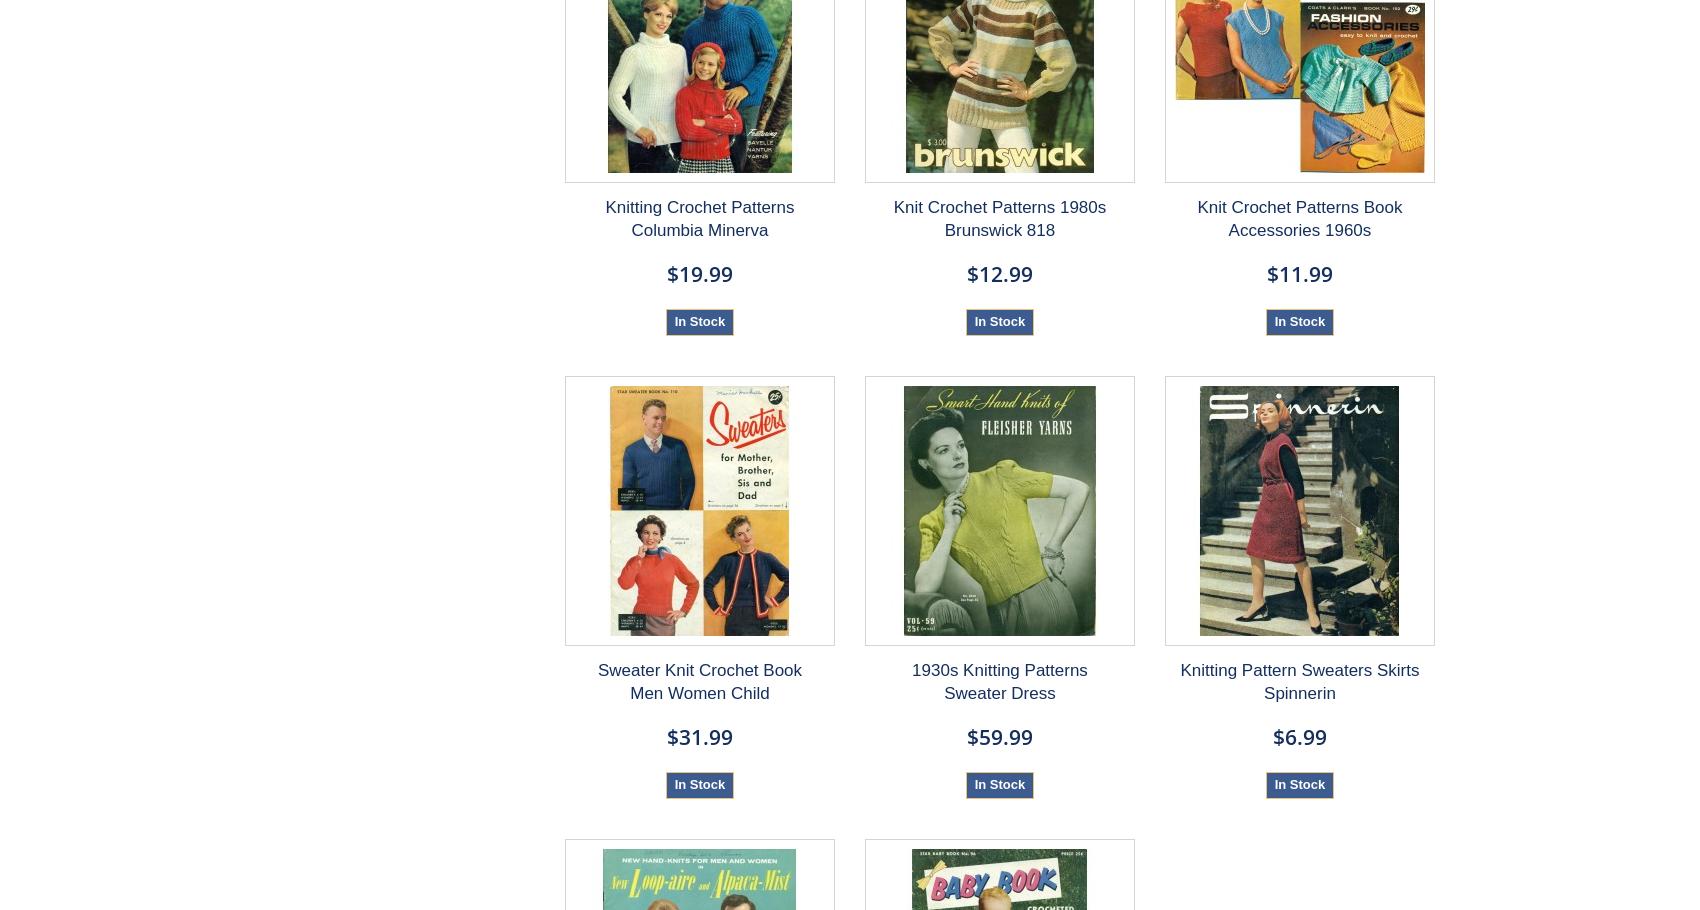  What do you see at coordinates (997, 272) in the screenshot?
I see `'$12.99'` at bounding box center [997, 272].